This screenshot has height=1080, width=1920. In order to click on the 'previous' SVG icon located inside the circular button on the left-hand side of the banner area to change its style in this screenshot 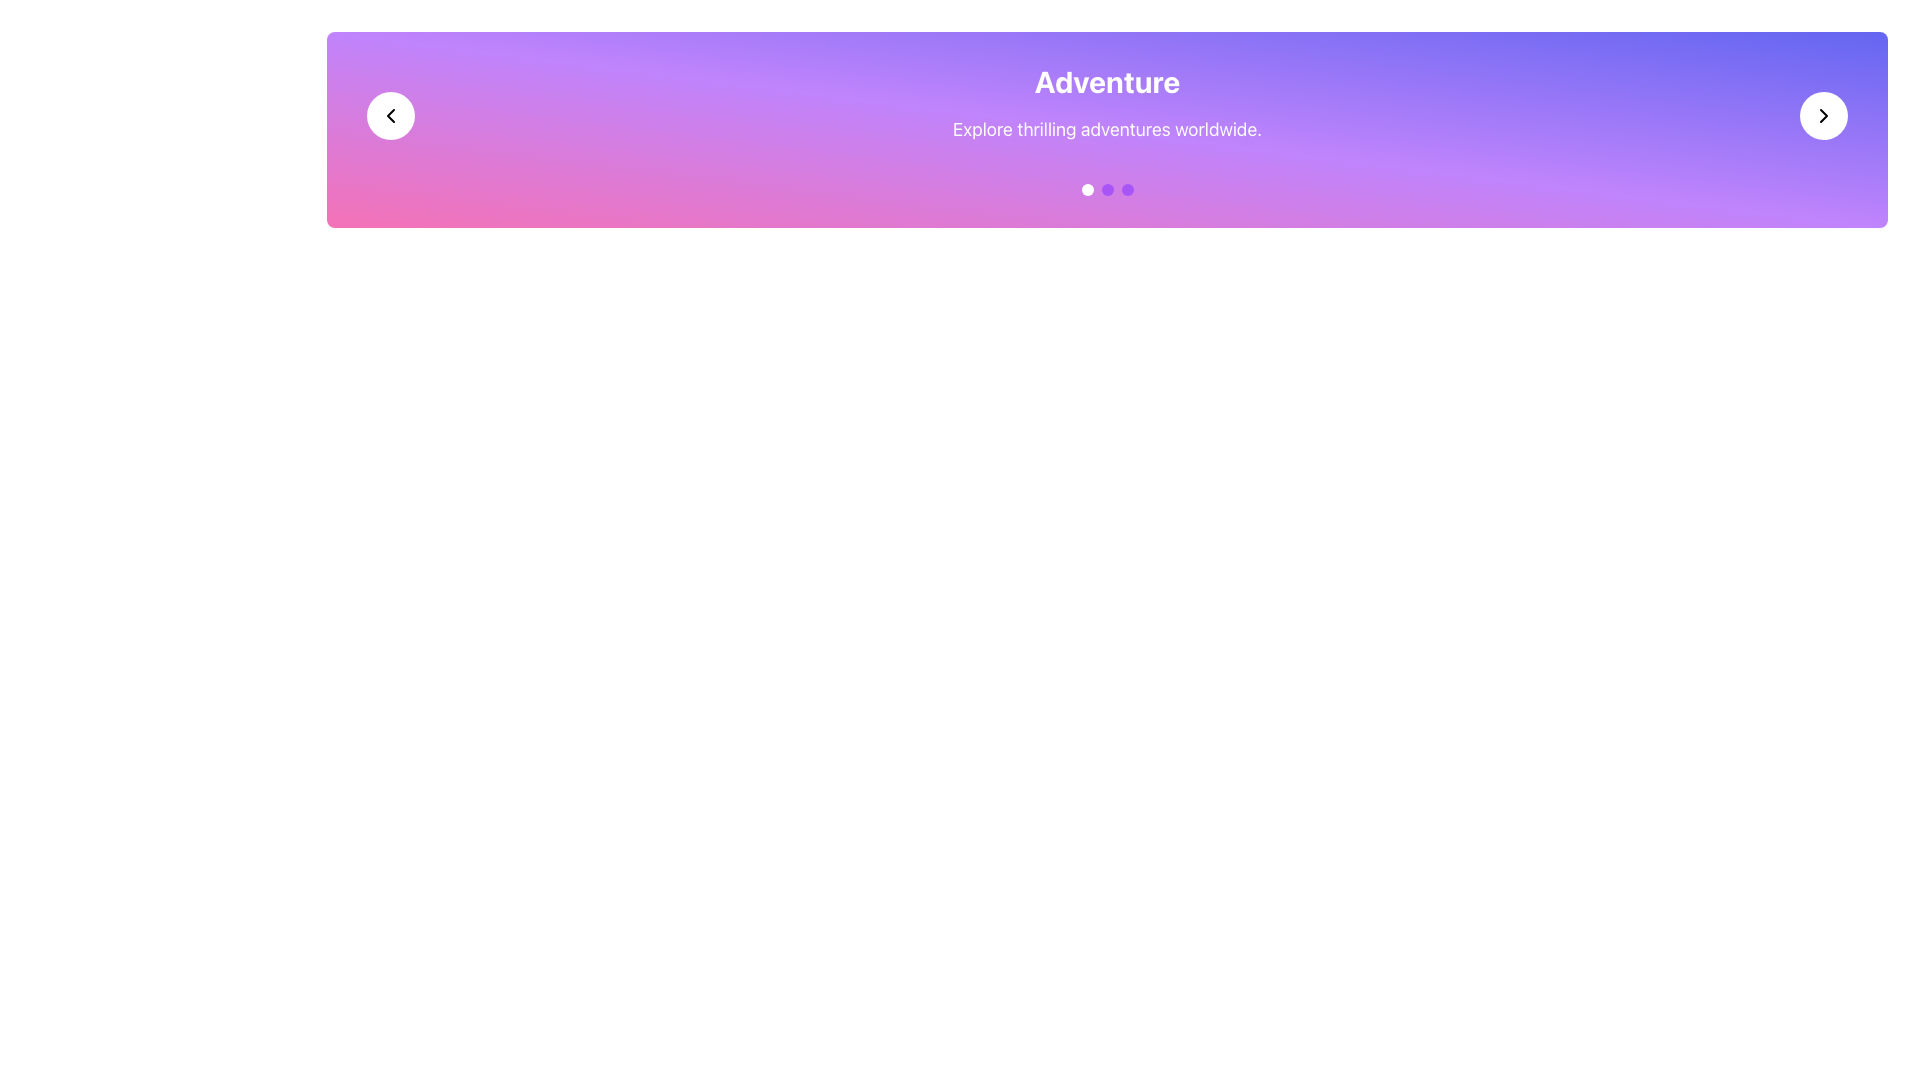, I will do `click(390, 115)`.